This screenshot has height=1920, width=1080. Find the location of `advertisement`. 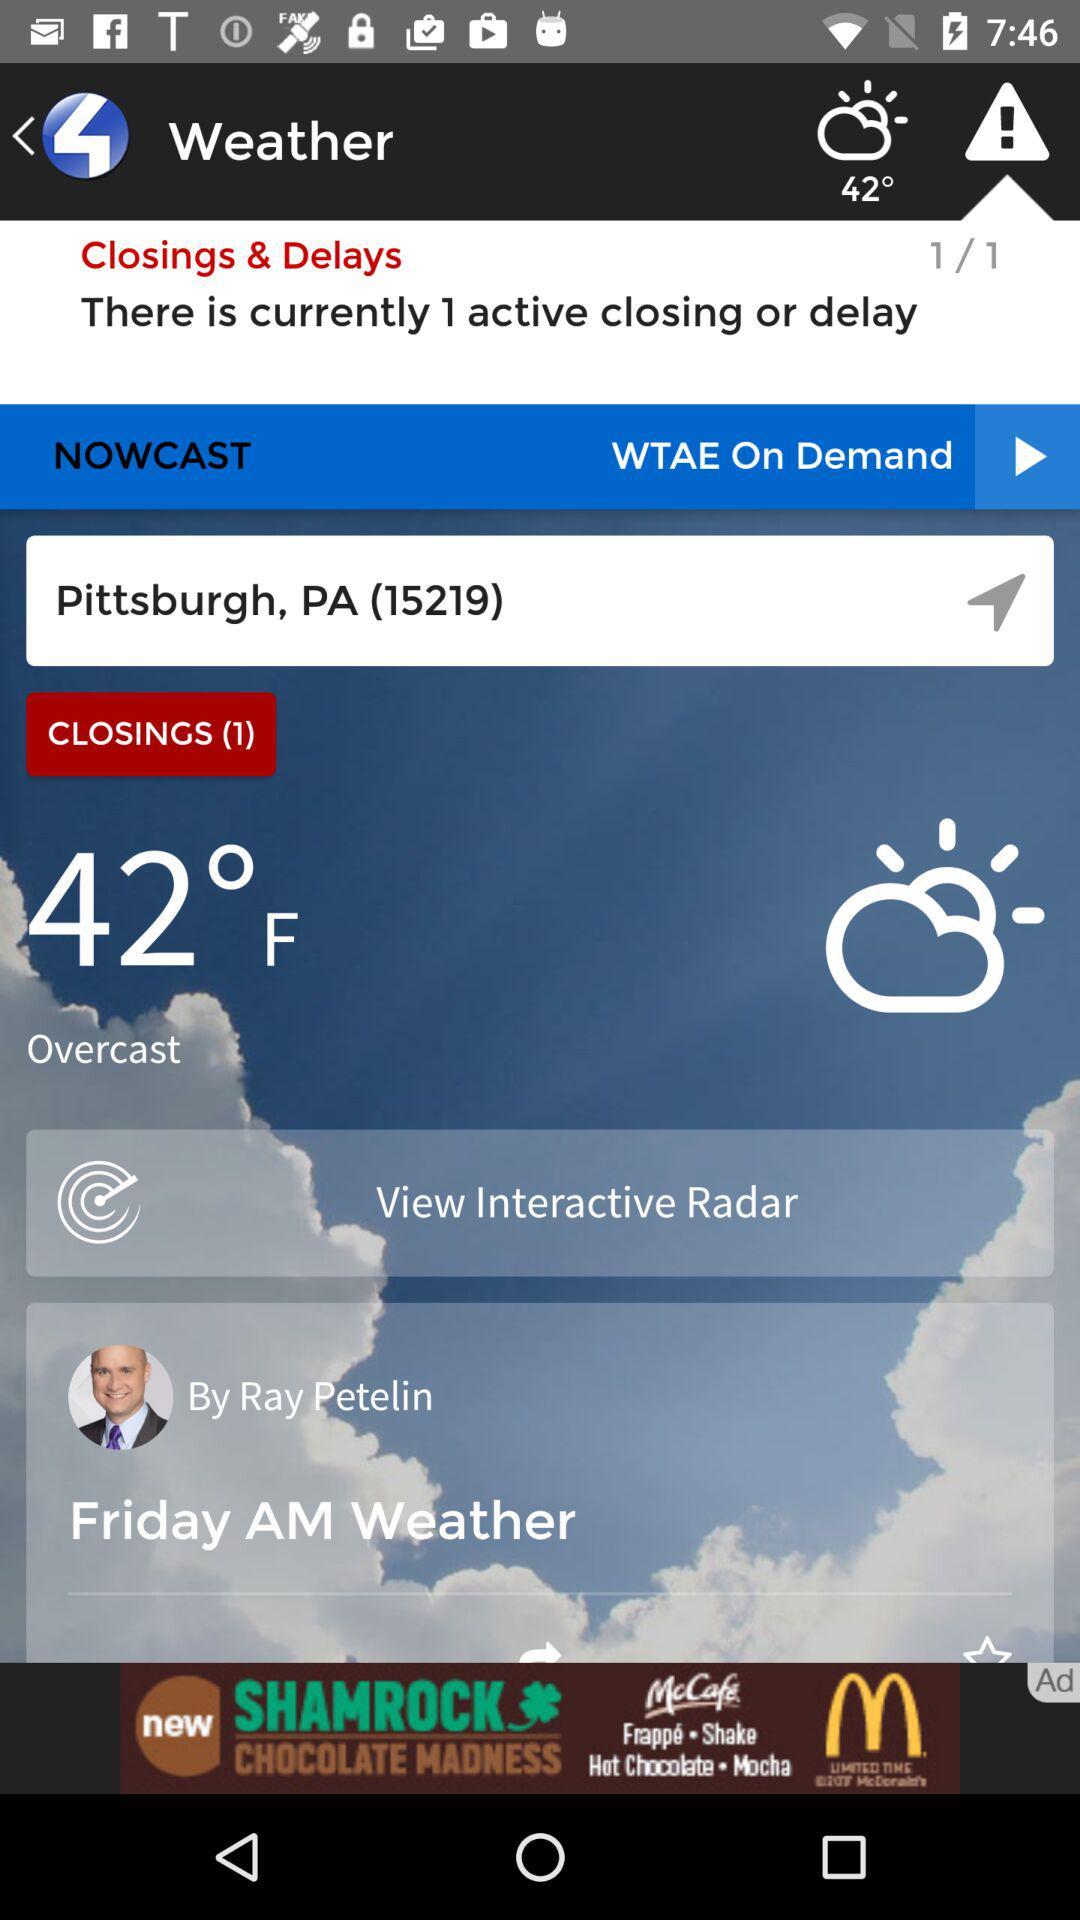

advertisement is located at coordinates (540, 1727).